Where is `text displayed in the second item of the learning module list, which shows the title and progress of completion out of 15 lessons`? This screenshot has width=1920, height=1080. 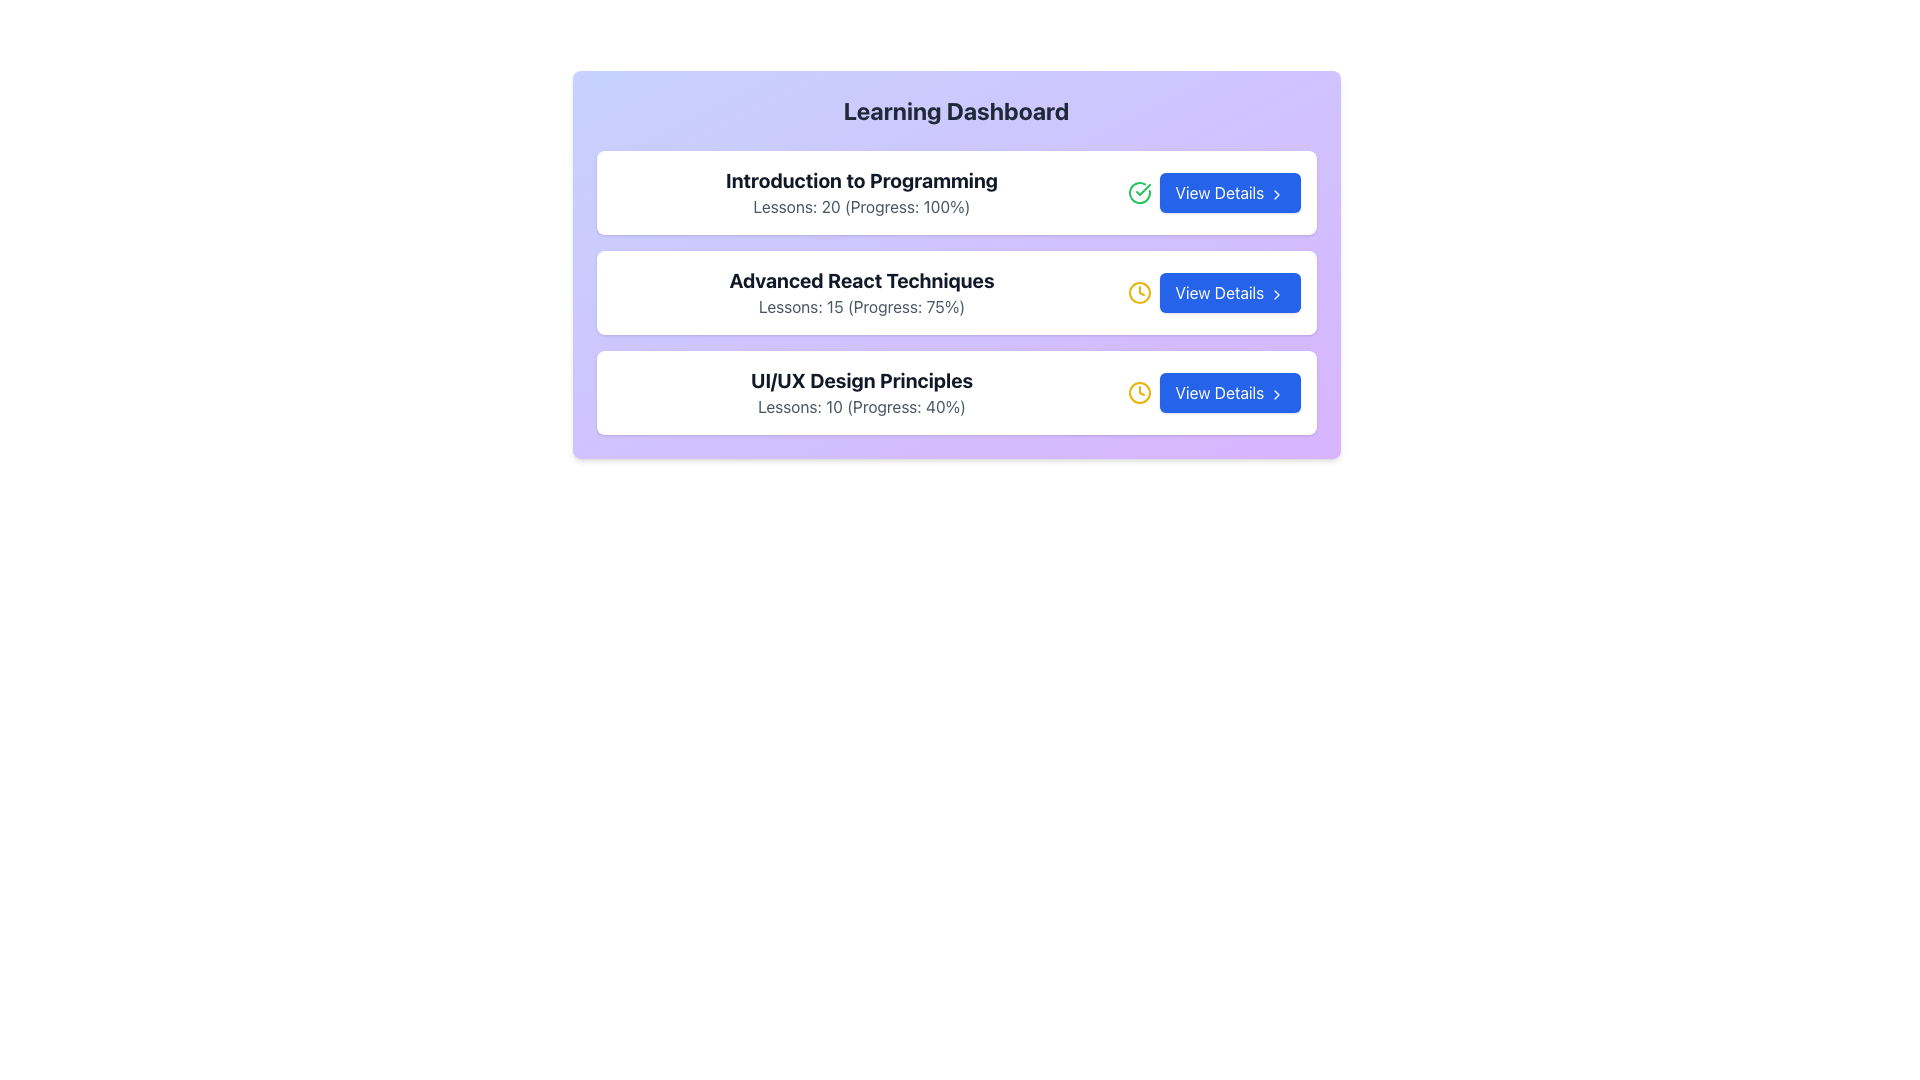 text displayed in the second item of the learning module list, which shows the title and progress of completion out of 15 lessons is located at coordinates (862, 293).